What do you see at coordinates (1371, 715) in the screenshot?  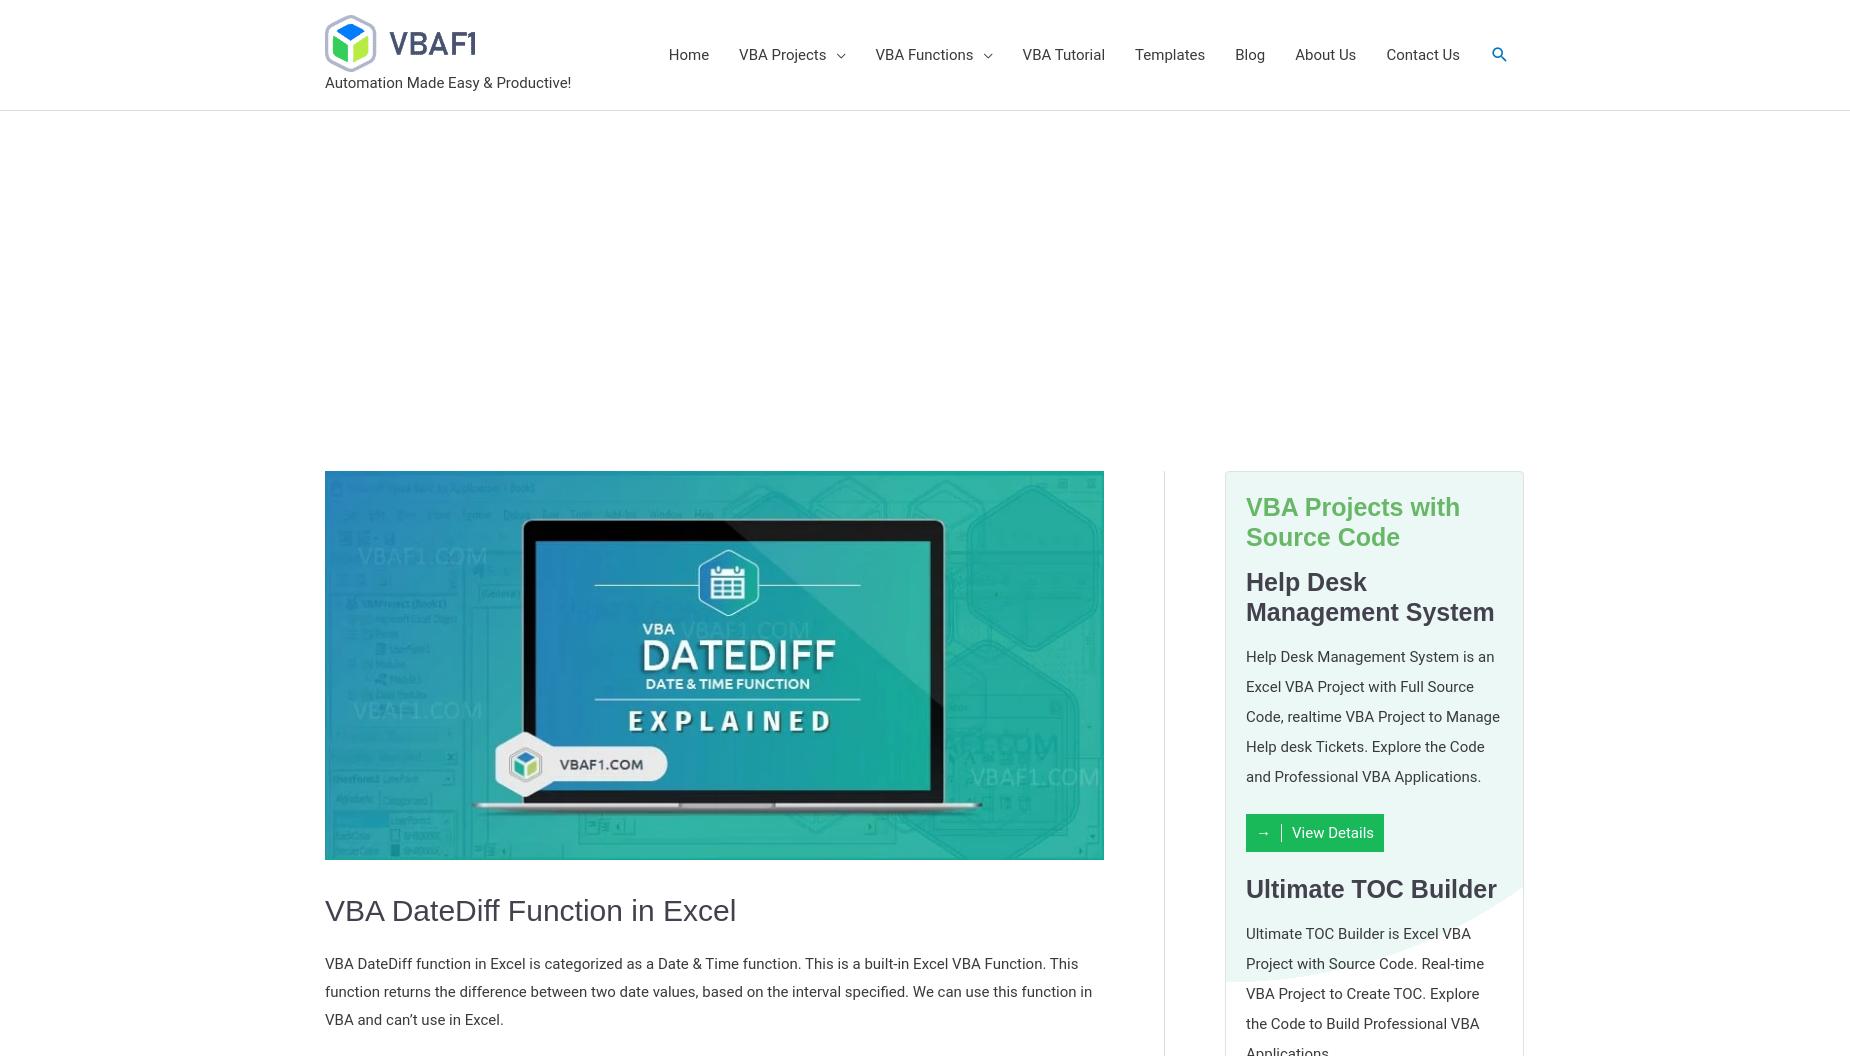 I see `'Help Desk Management System is an Excel VBA Project with Full Source Code, realtime VBA Project to Manage Help desk Tickets. Explore the Code and Professional VBA Applications.'` at bounding box center [1371, 715].